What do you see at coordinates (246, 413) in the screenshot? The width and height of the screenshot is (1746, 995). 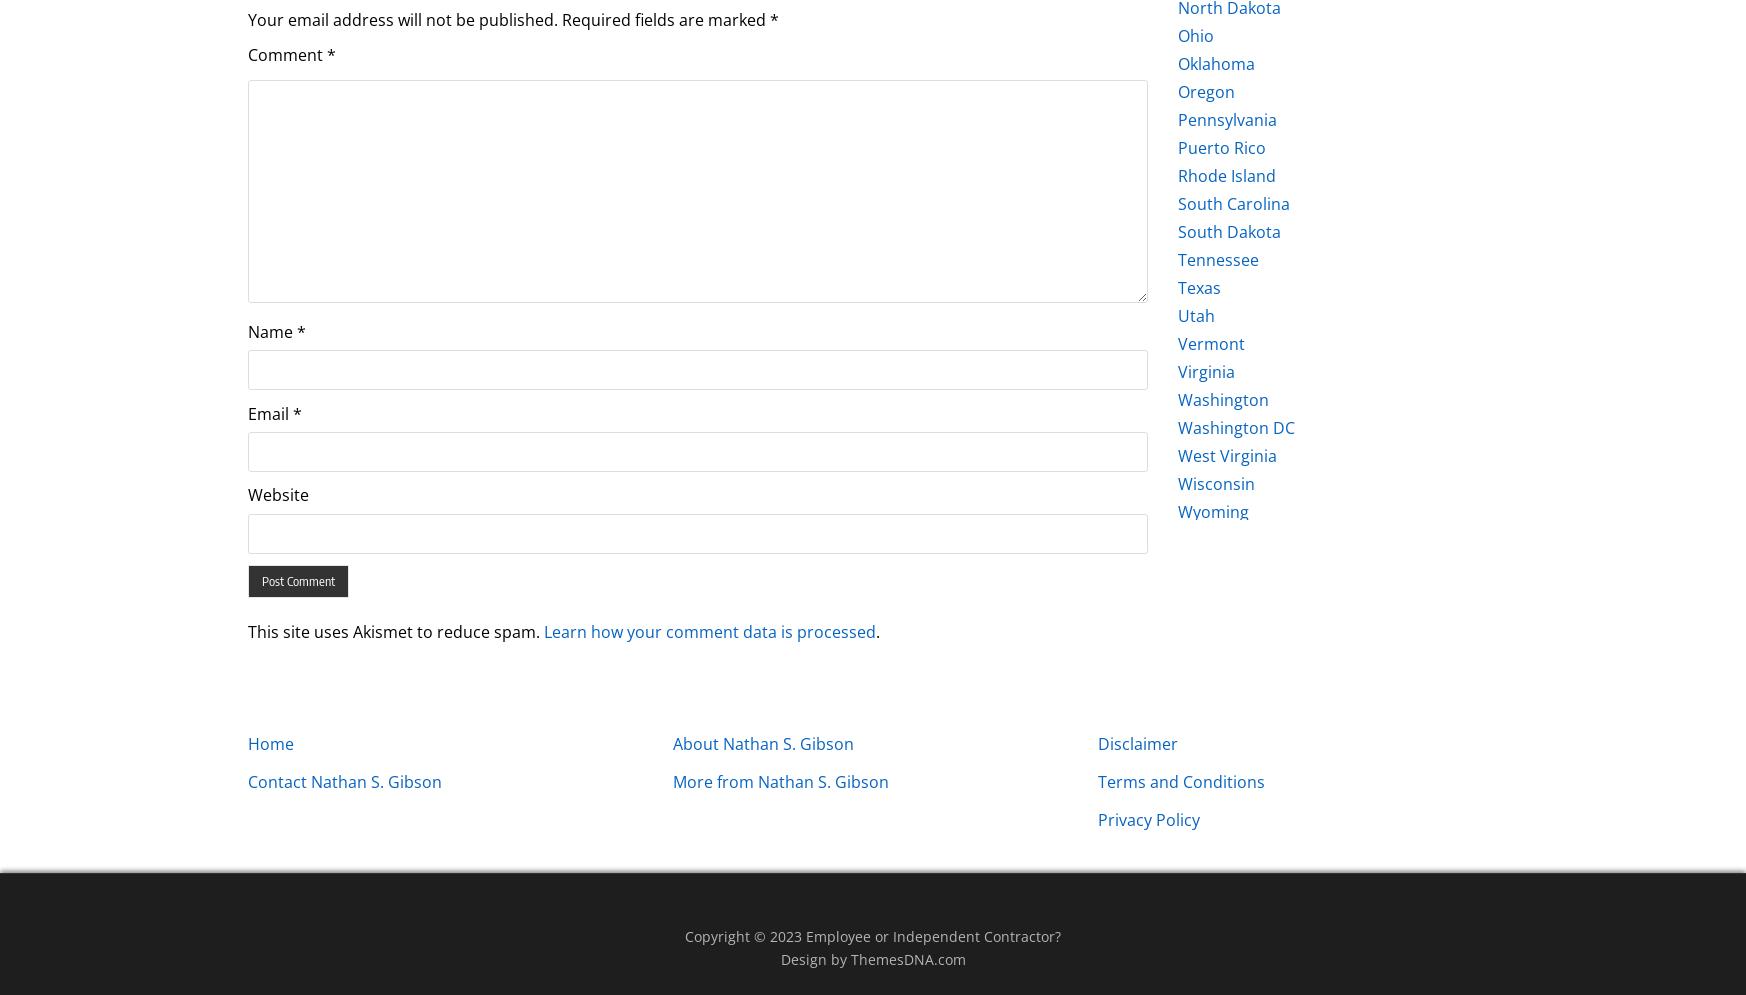 I see `'Email'` at bounding box center [246, 413].